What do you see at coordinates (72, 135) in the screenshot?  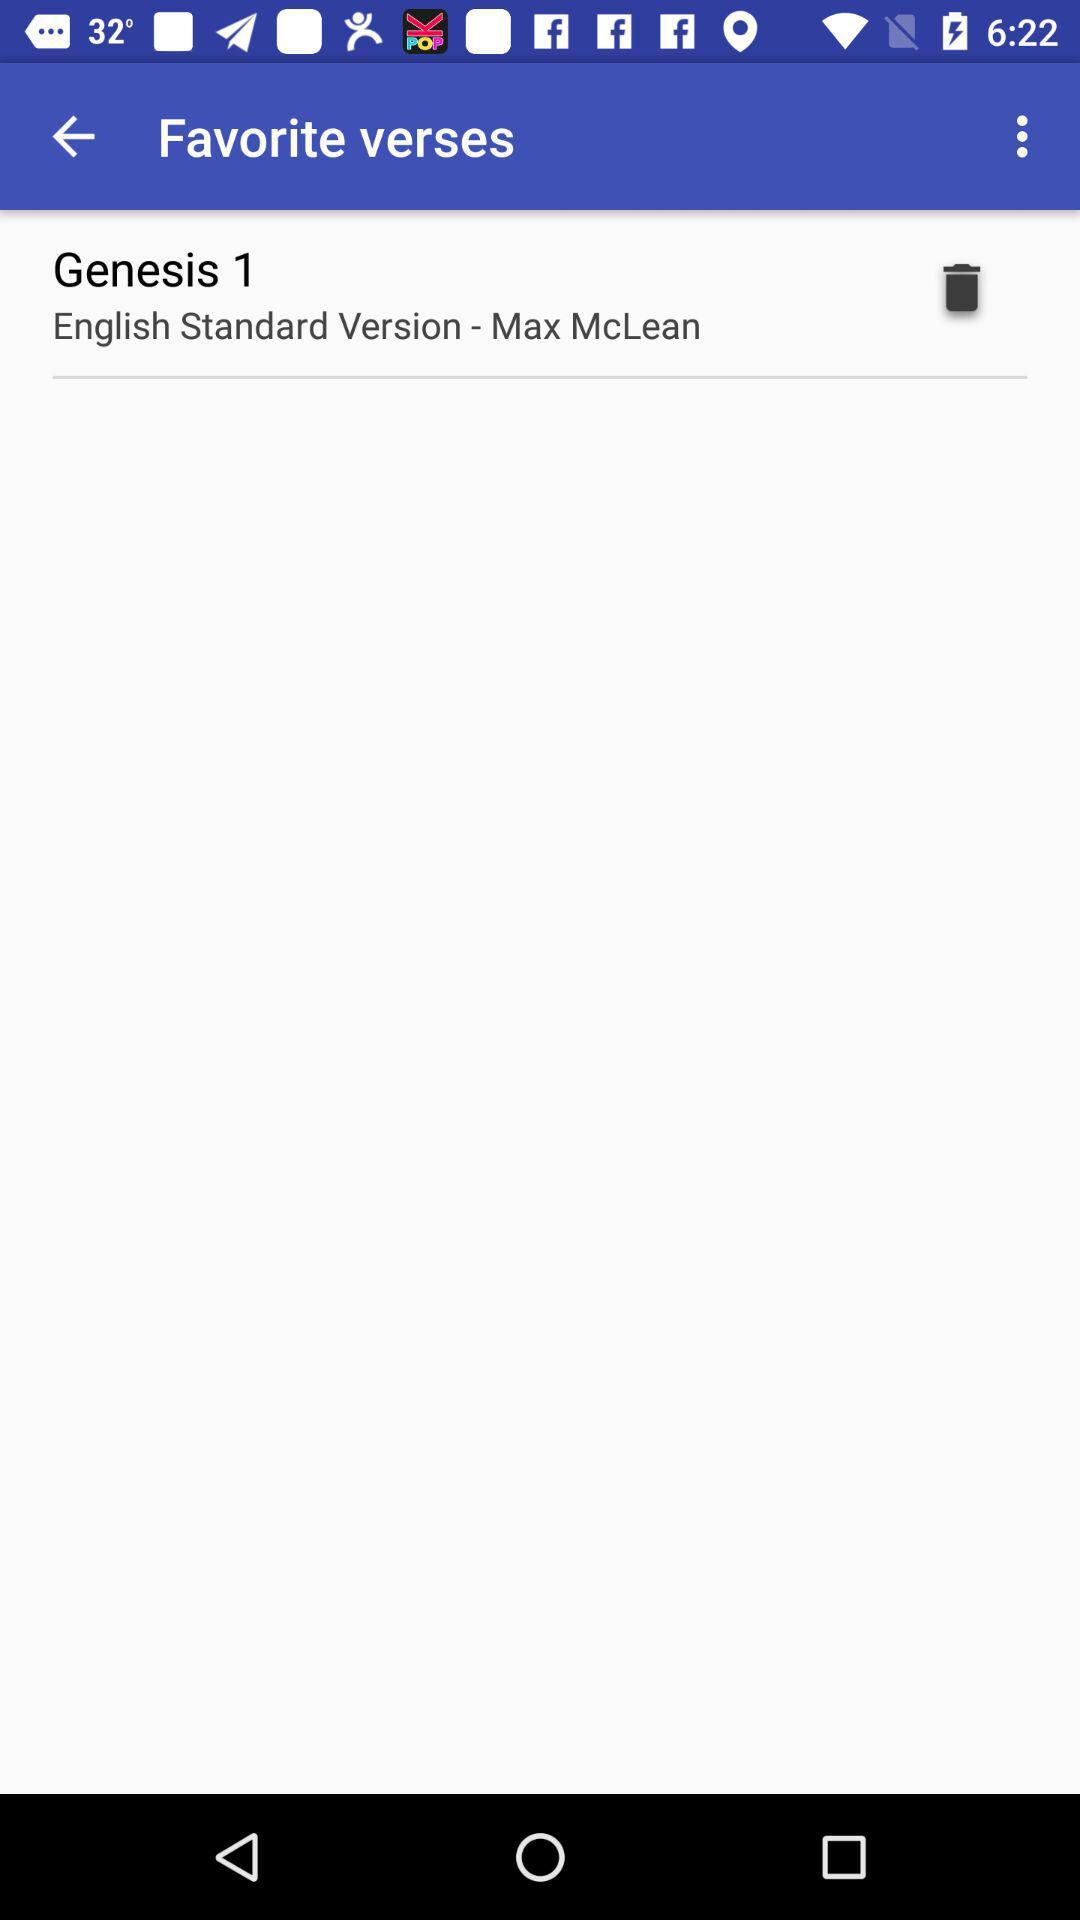 I see `app next to favorite verses` at bounding box center [72, 135].